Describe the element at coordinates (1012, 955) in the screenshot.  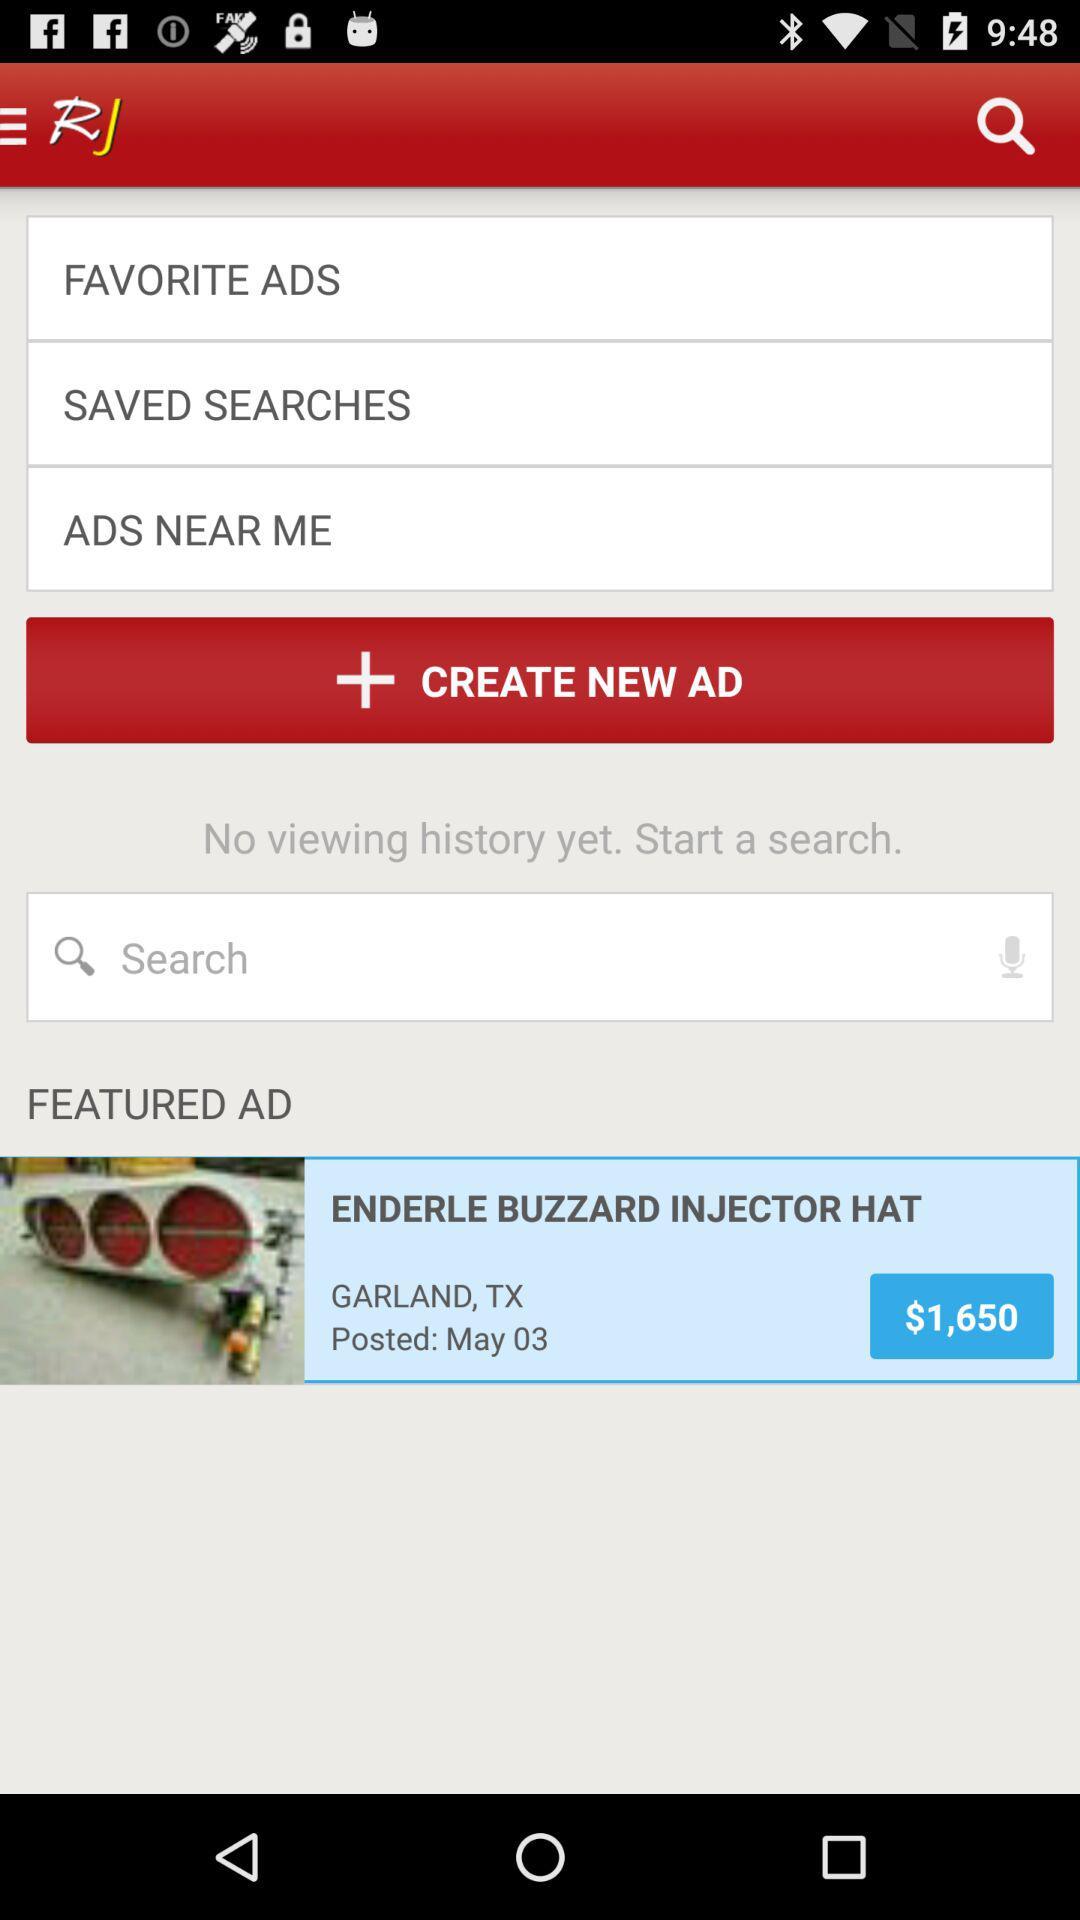
I see `the icon below the no viewing history` at that location.